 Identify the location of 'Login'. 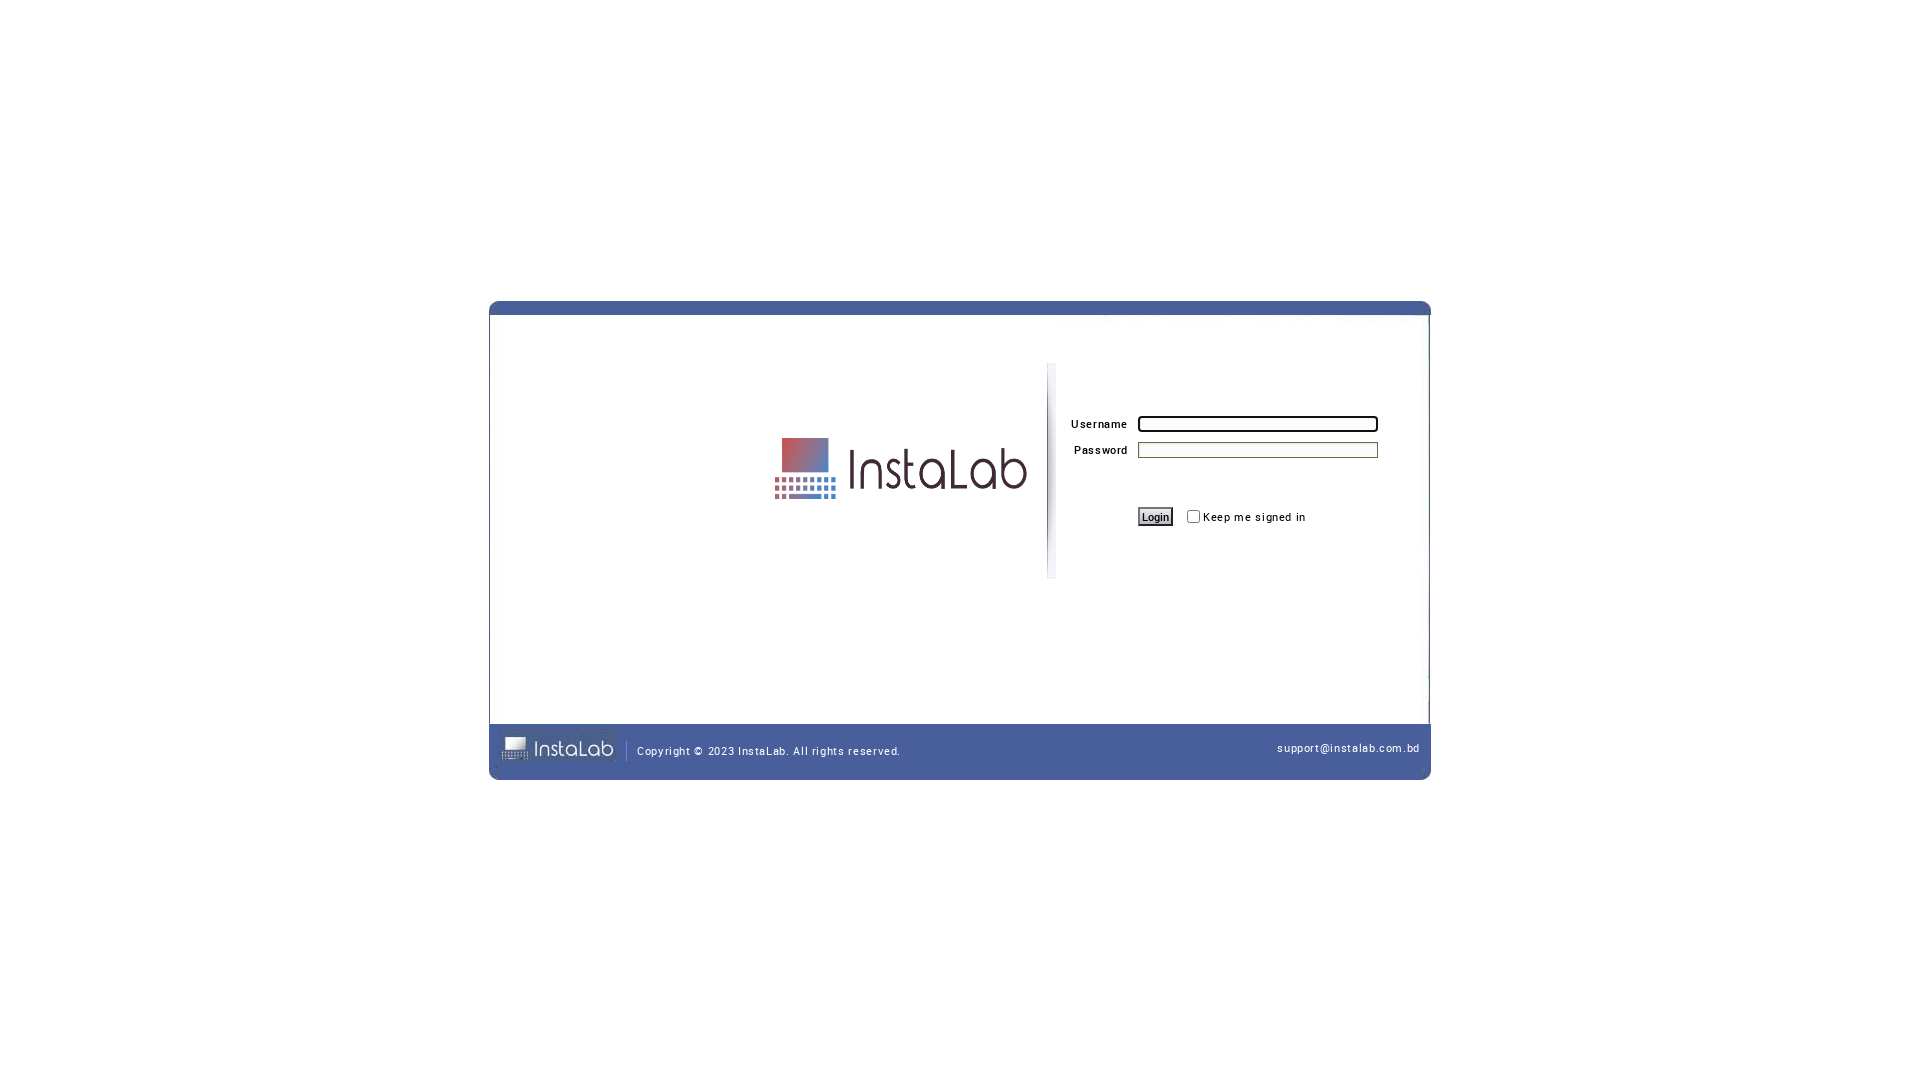
(1155, 515).